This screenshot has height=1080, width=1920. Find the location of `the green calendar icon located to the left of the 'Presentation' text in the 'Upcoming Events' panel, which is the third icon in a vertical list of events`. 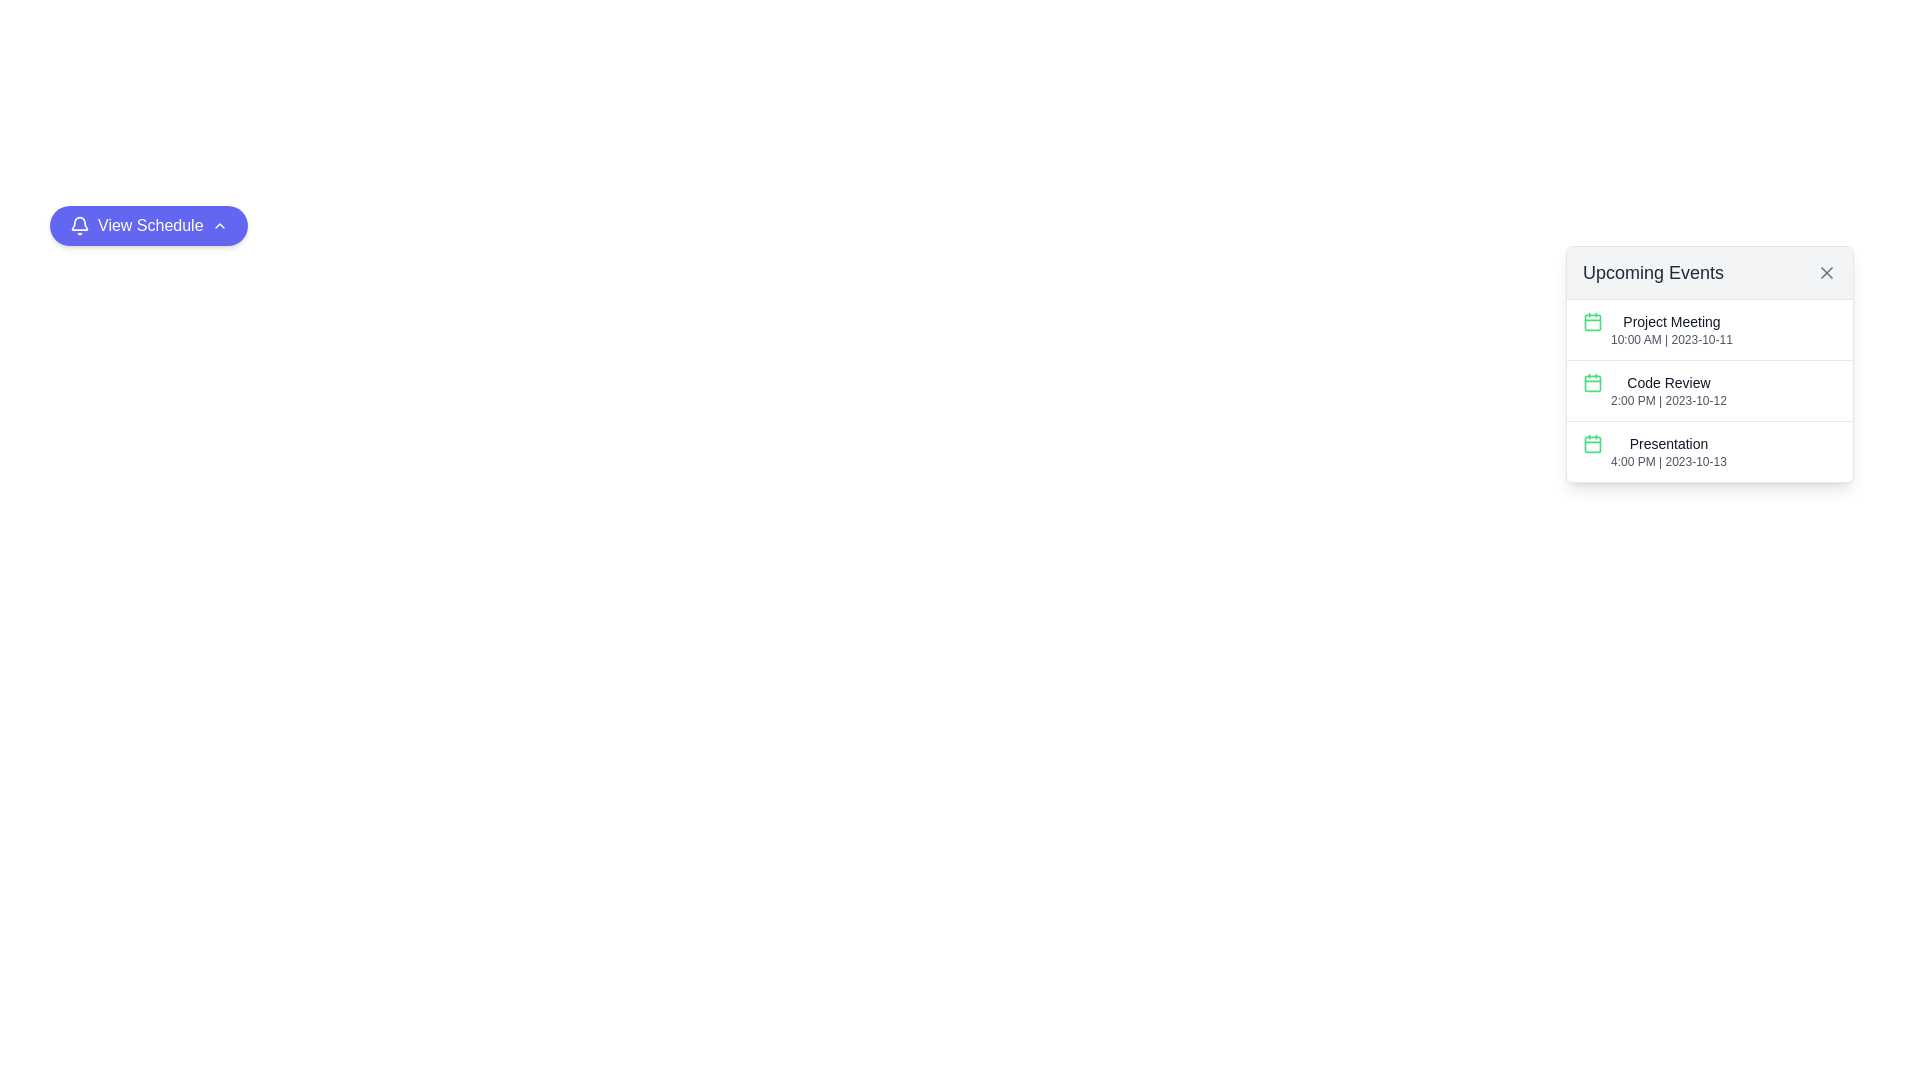

the green calendar icon located to the left of the 'Presentation' text in the 'Upcoming Events' panel, which is the third icon in a vertical list of events is located at coordinates (1592, 442).